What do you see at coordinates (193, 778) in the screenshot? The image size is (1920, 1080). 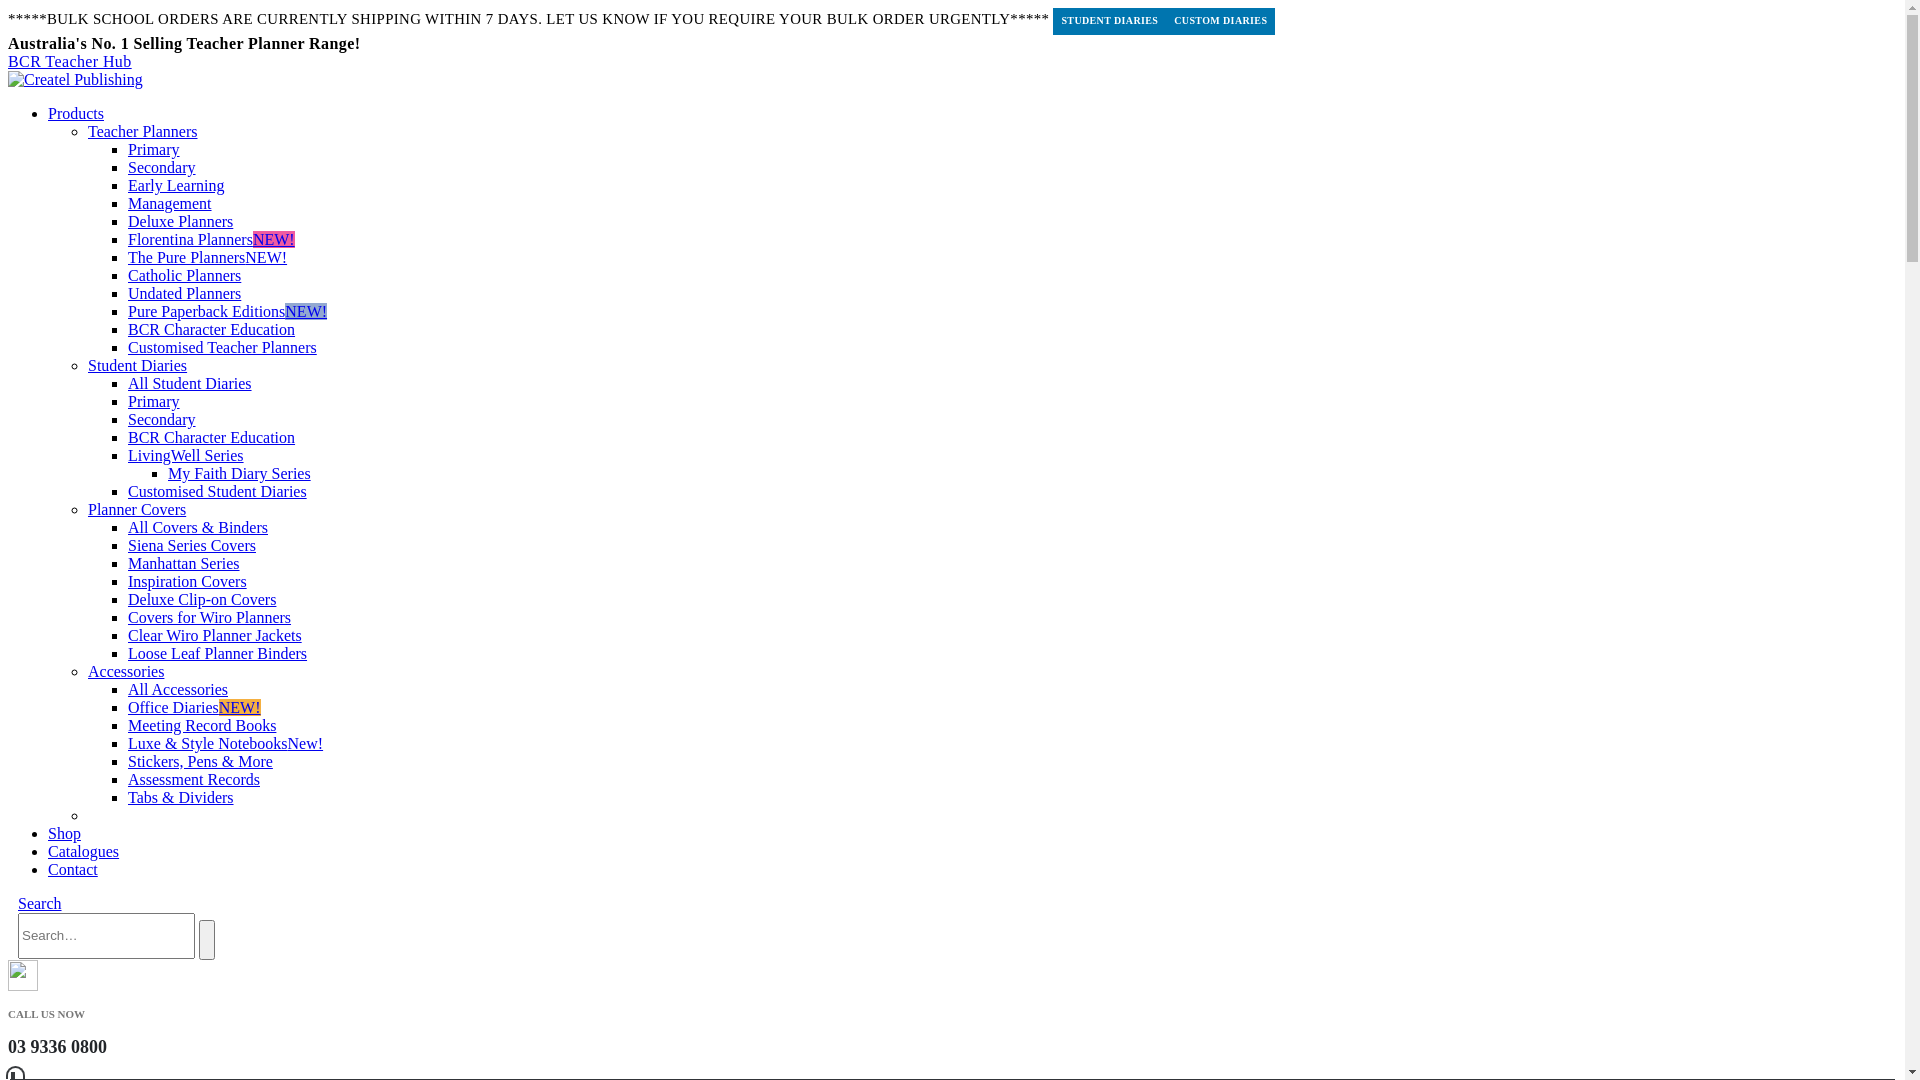 I see `'Assessment Records'` at bounding box center [193, 778].